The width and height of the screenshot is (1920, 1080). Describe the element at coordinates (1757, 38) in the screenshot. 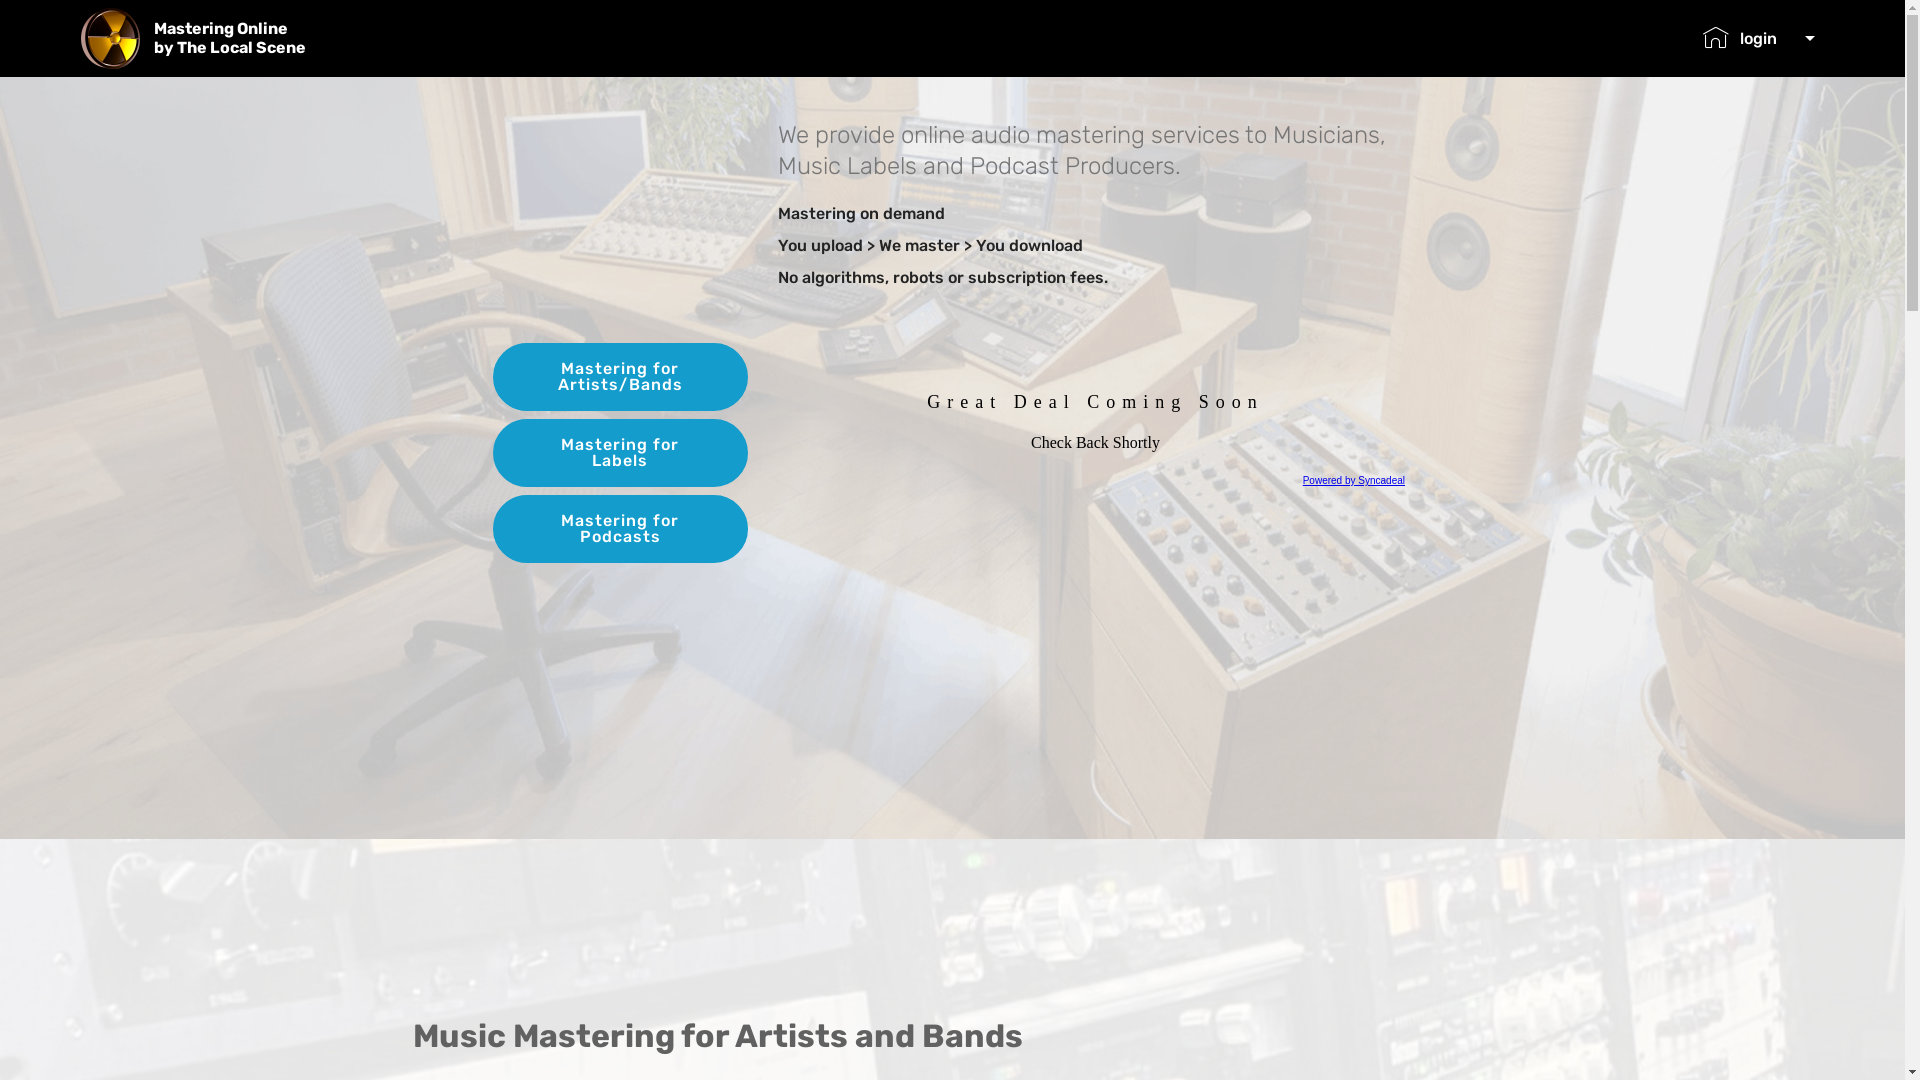

I see `'login      '` at that location.